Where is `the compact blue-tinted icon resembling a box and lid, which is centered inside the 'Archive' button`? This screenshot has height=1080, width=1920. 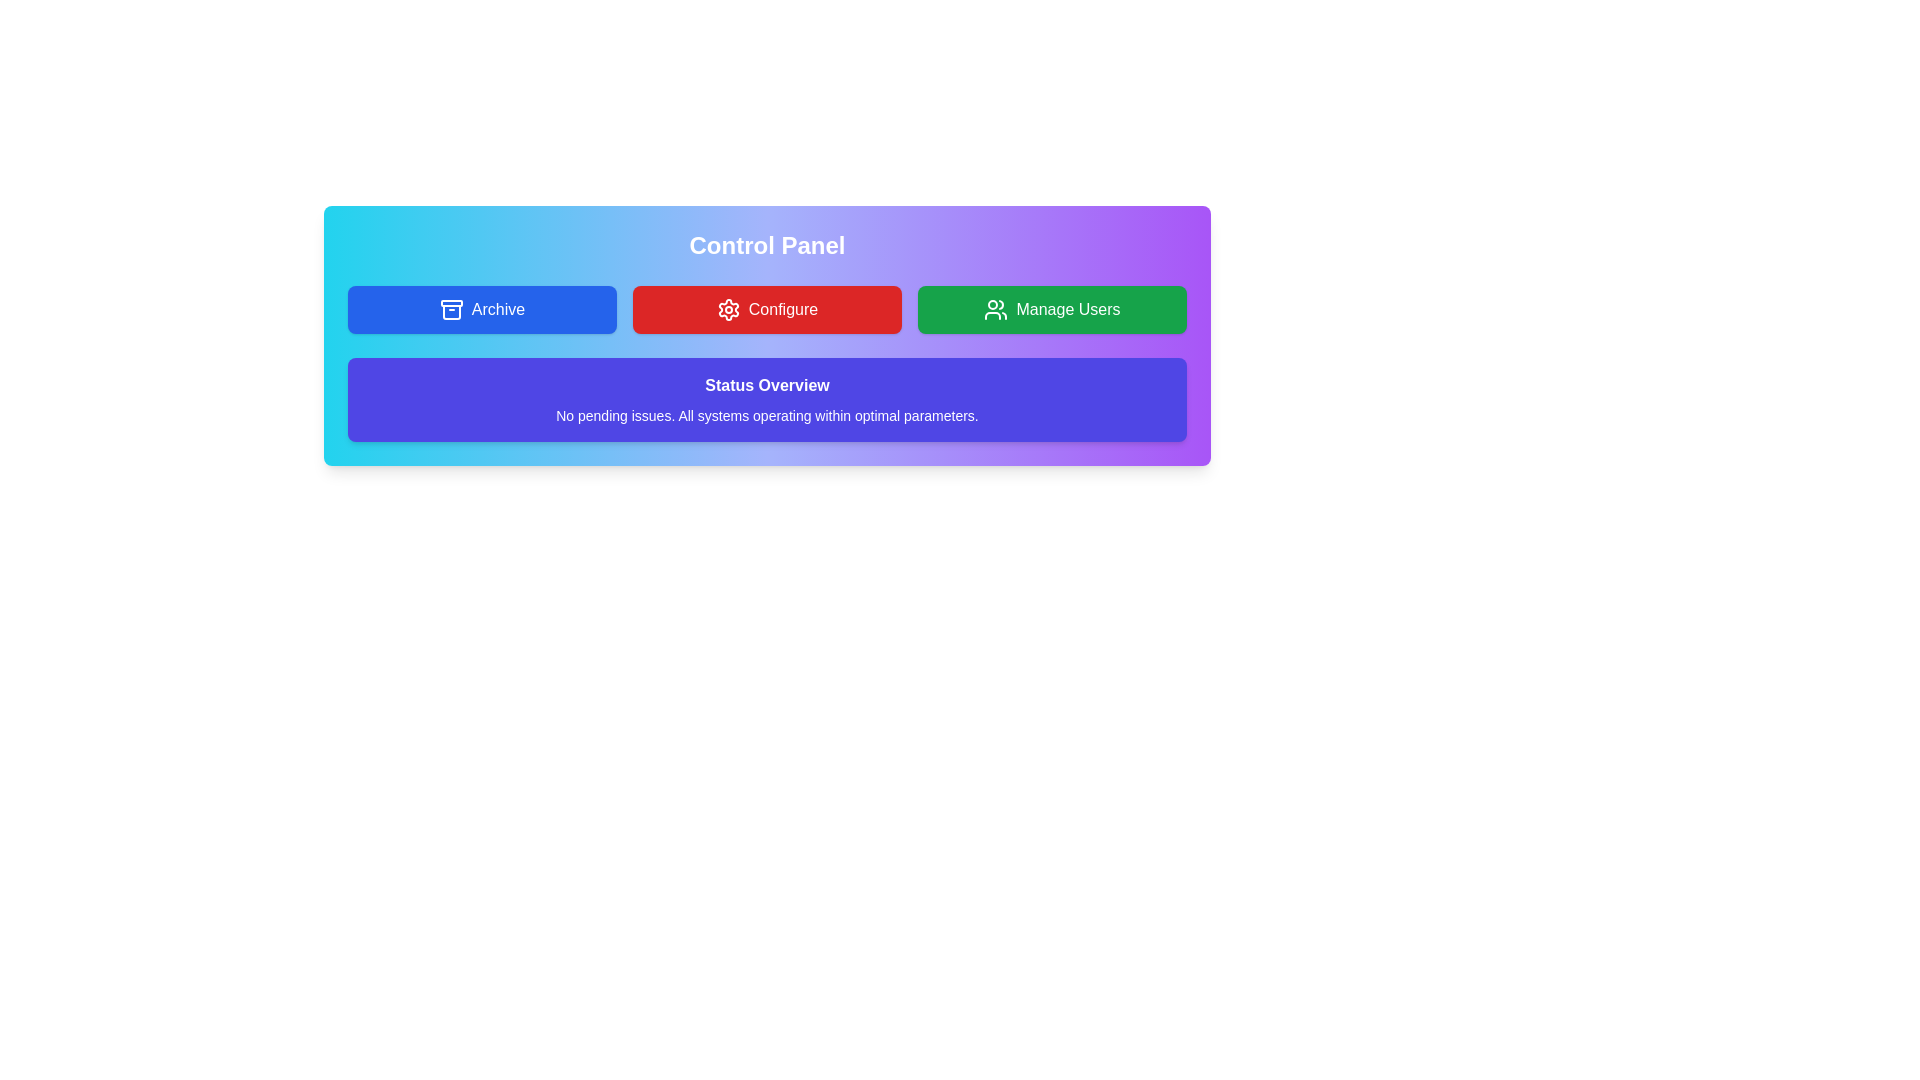 the compact blue-tinted icon resembling a box and lid, which is centered inside the 'Archive' button is located at coordinates (450, 309).